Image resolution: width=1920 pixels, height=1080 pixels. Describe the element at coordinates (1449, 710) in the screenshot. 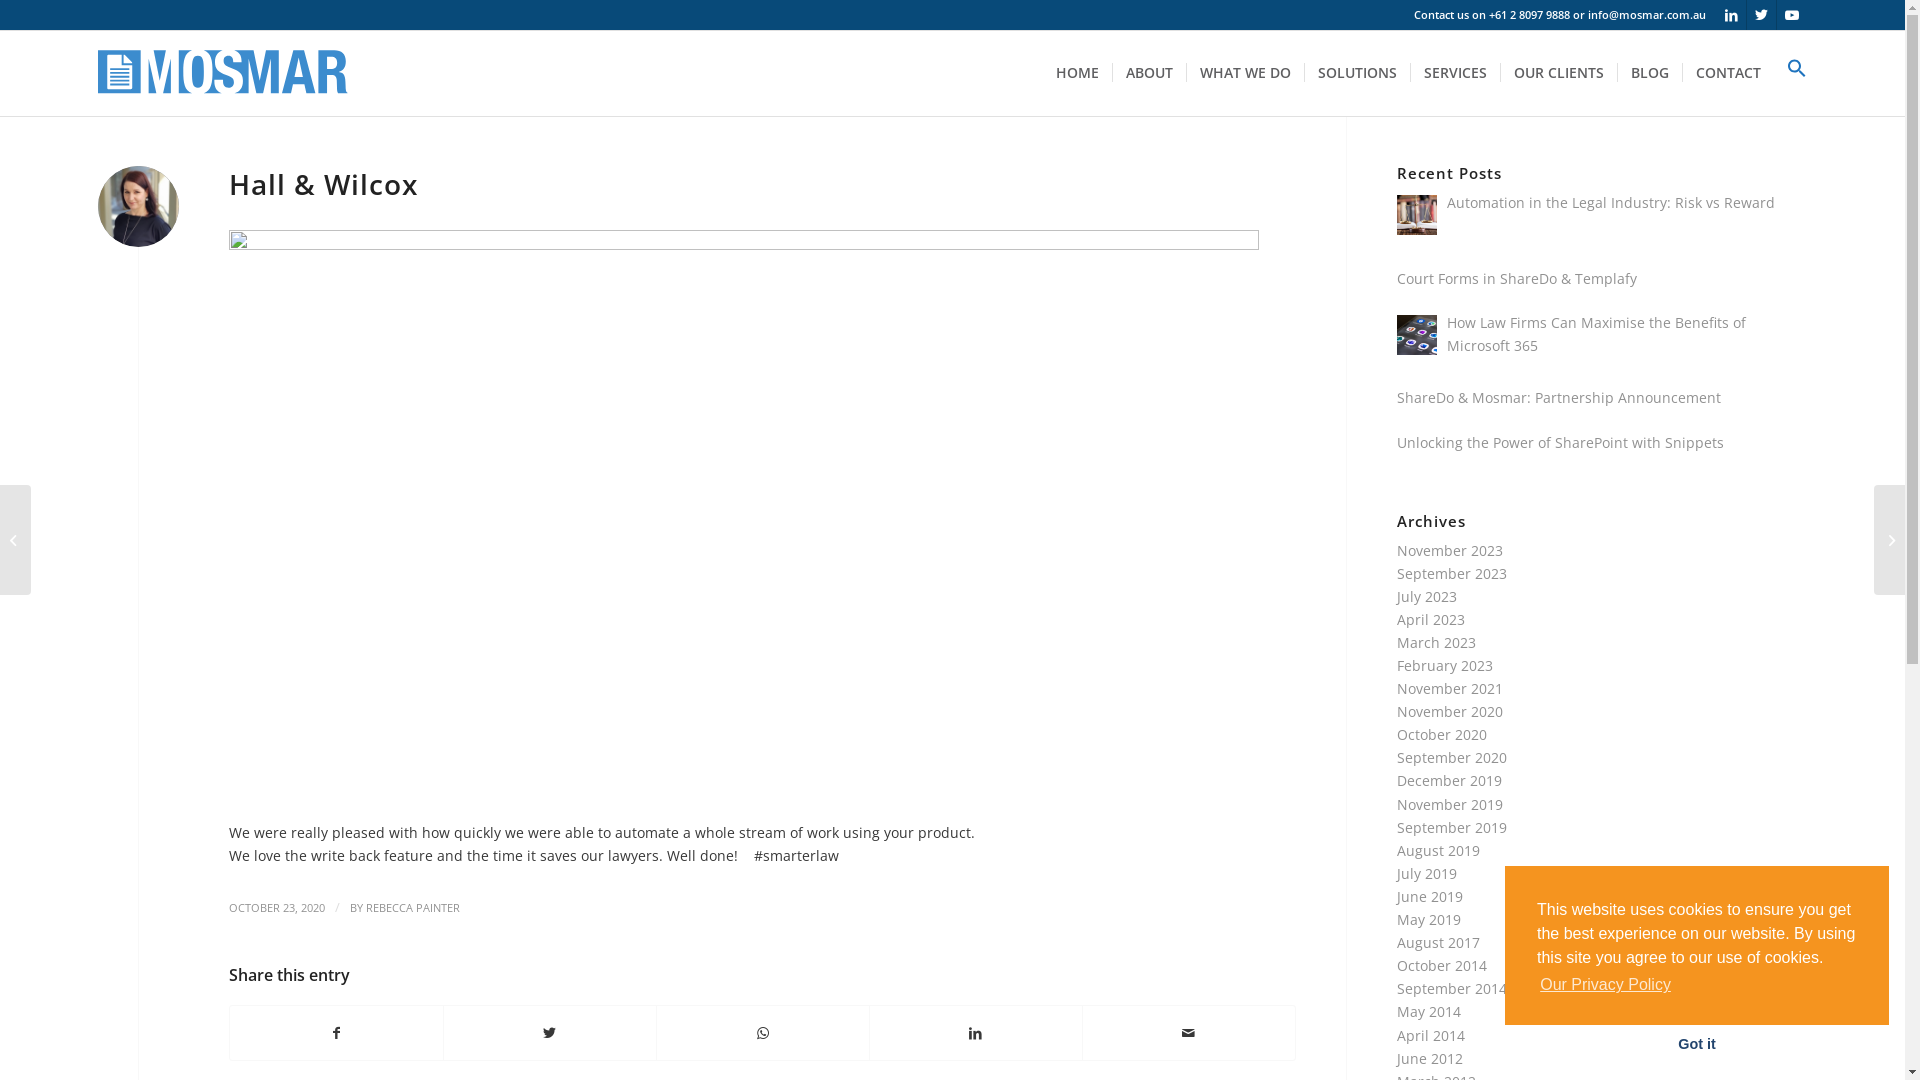

I see `'November 2020'` at that location.